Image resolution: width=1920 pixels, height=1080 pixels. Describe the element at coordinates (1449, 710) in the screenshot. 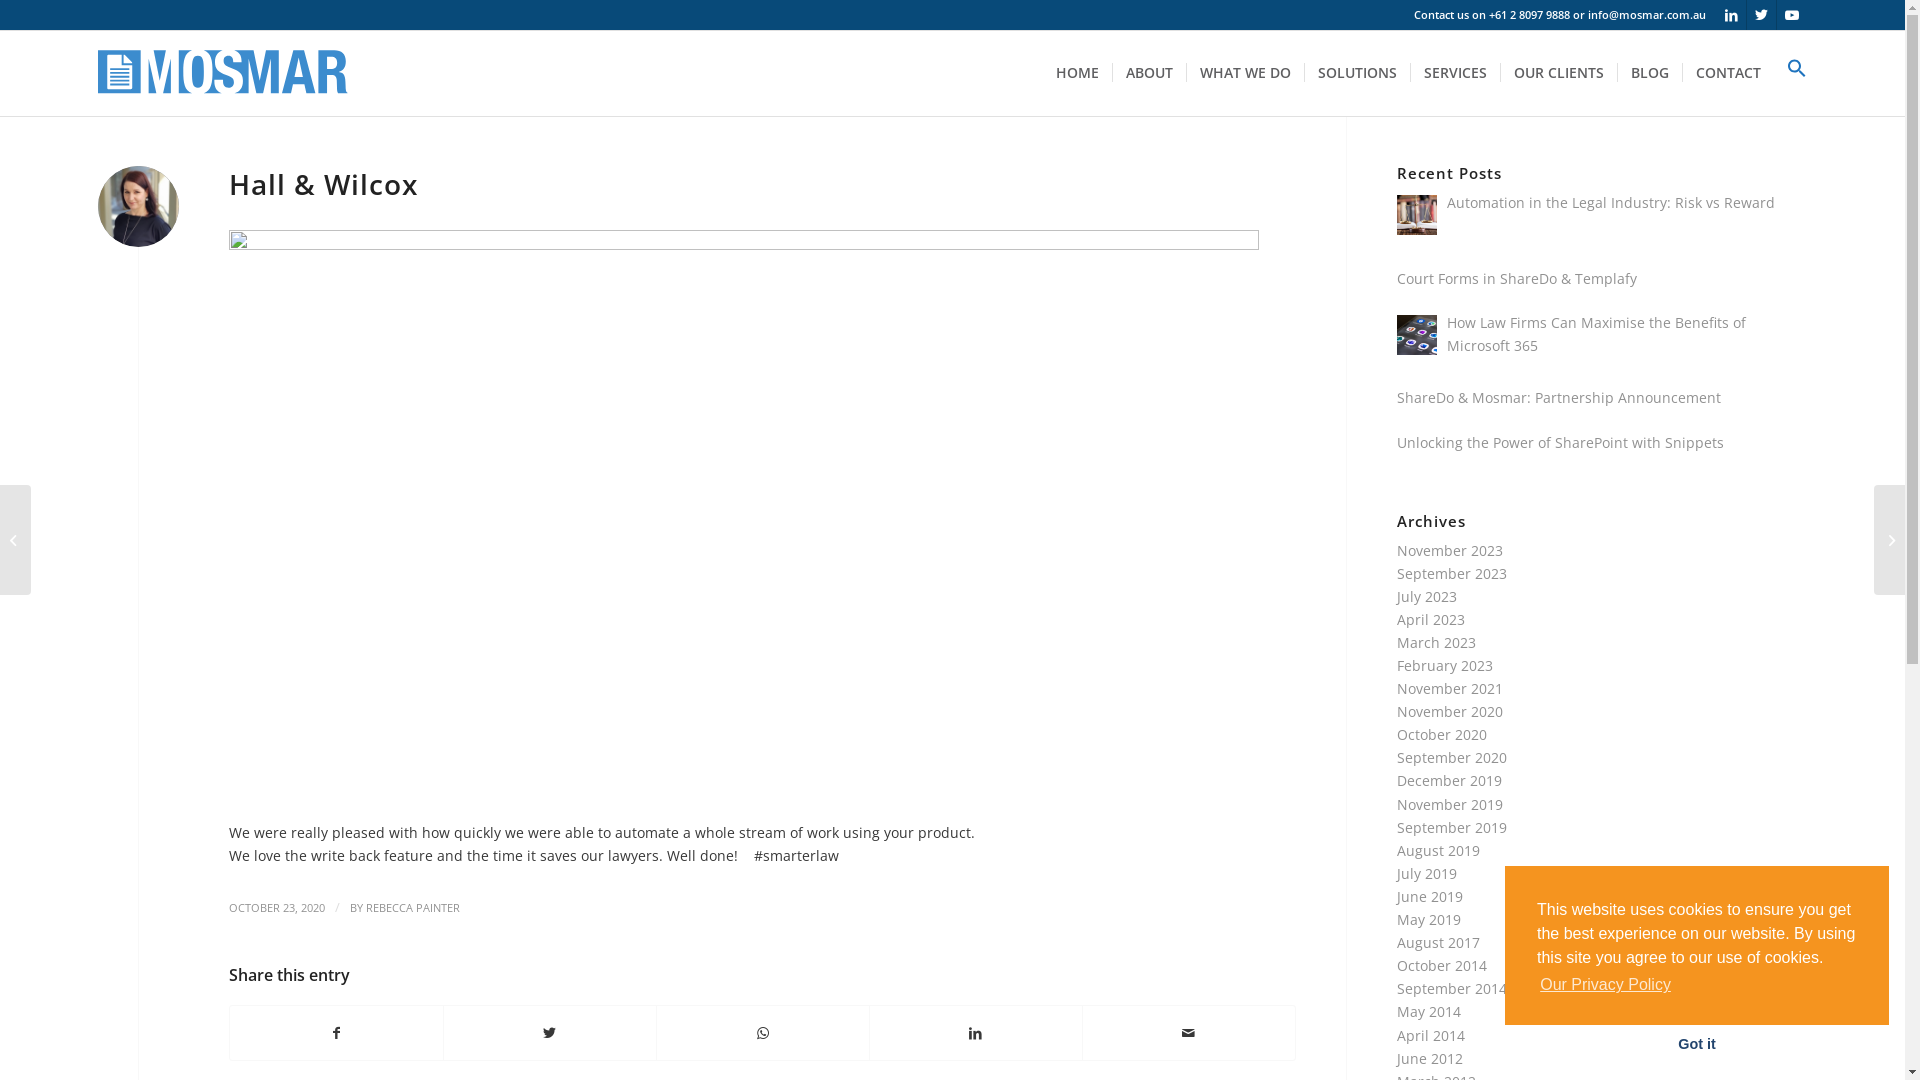

I see `'November 2020'` at that location.